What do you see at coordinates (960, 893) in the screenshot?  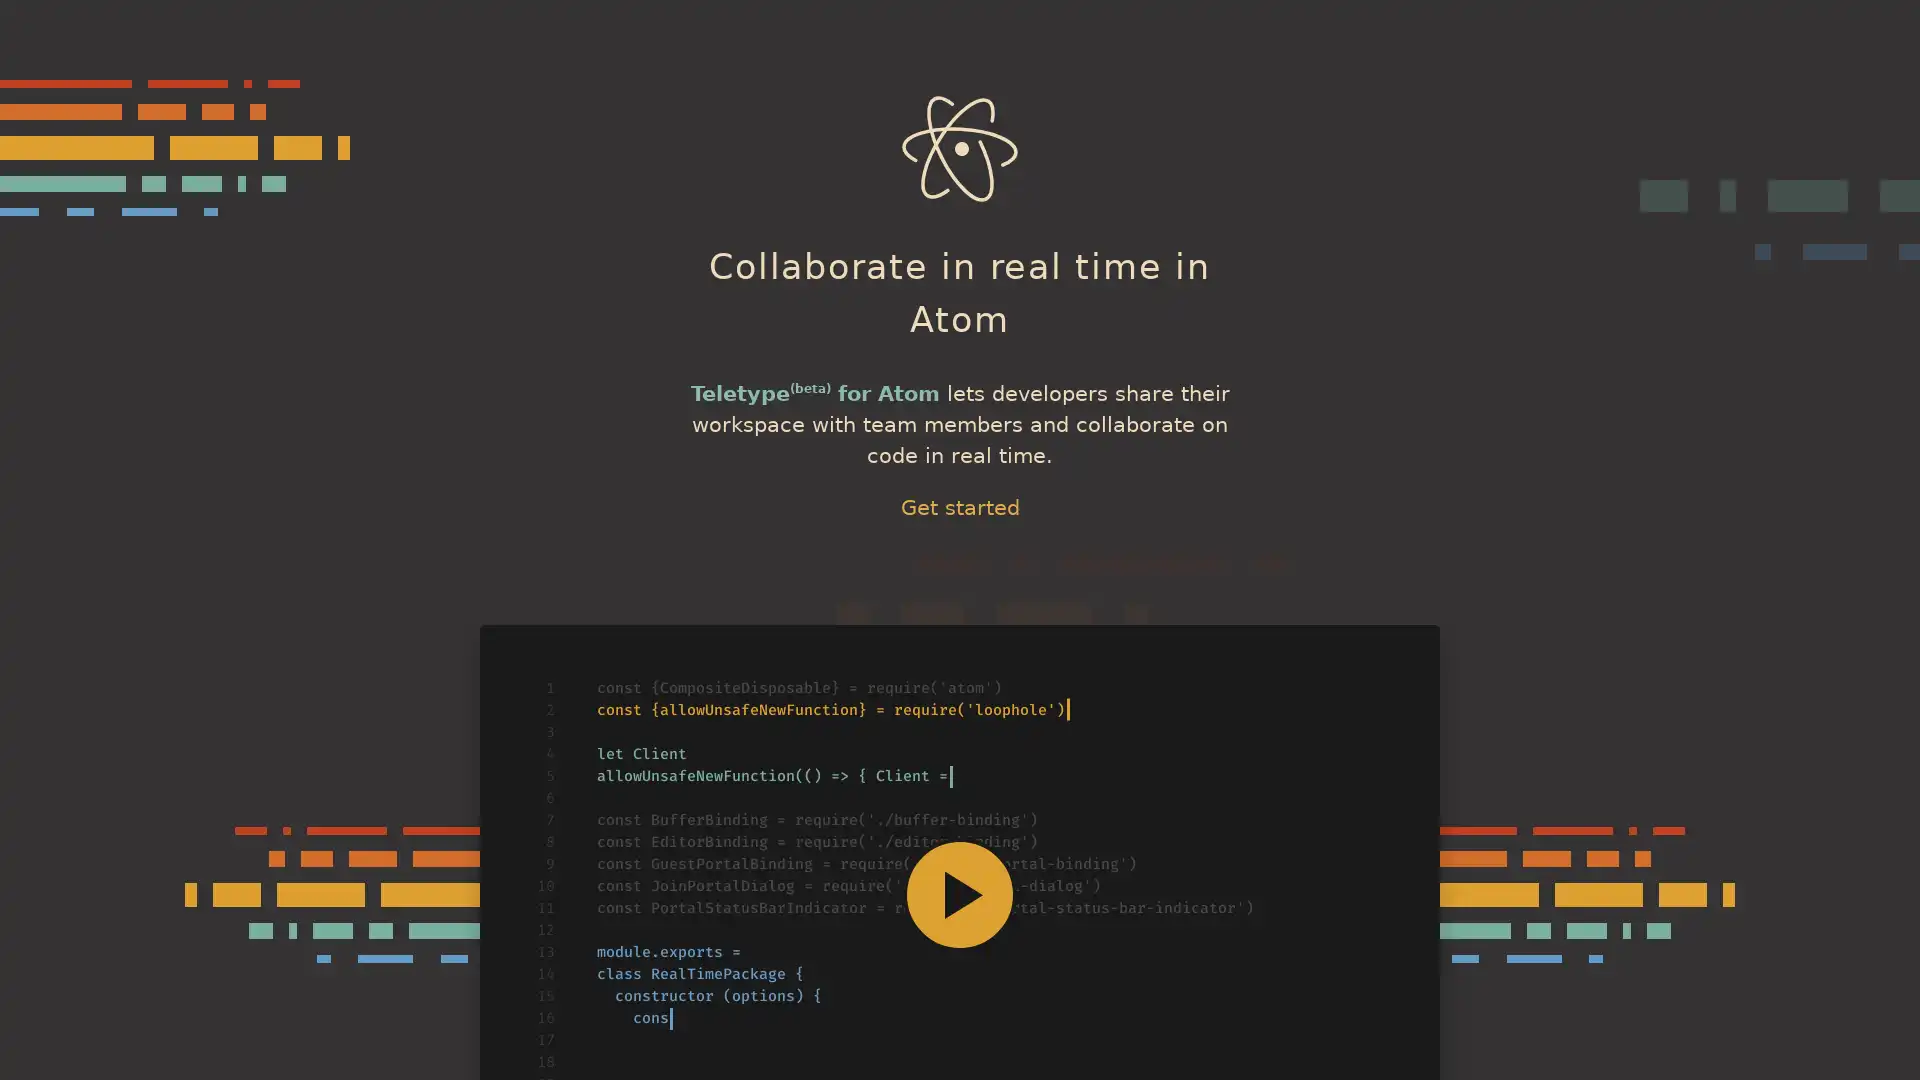 I see `Play video` at bounding box center [960, 893].